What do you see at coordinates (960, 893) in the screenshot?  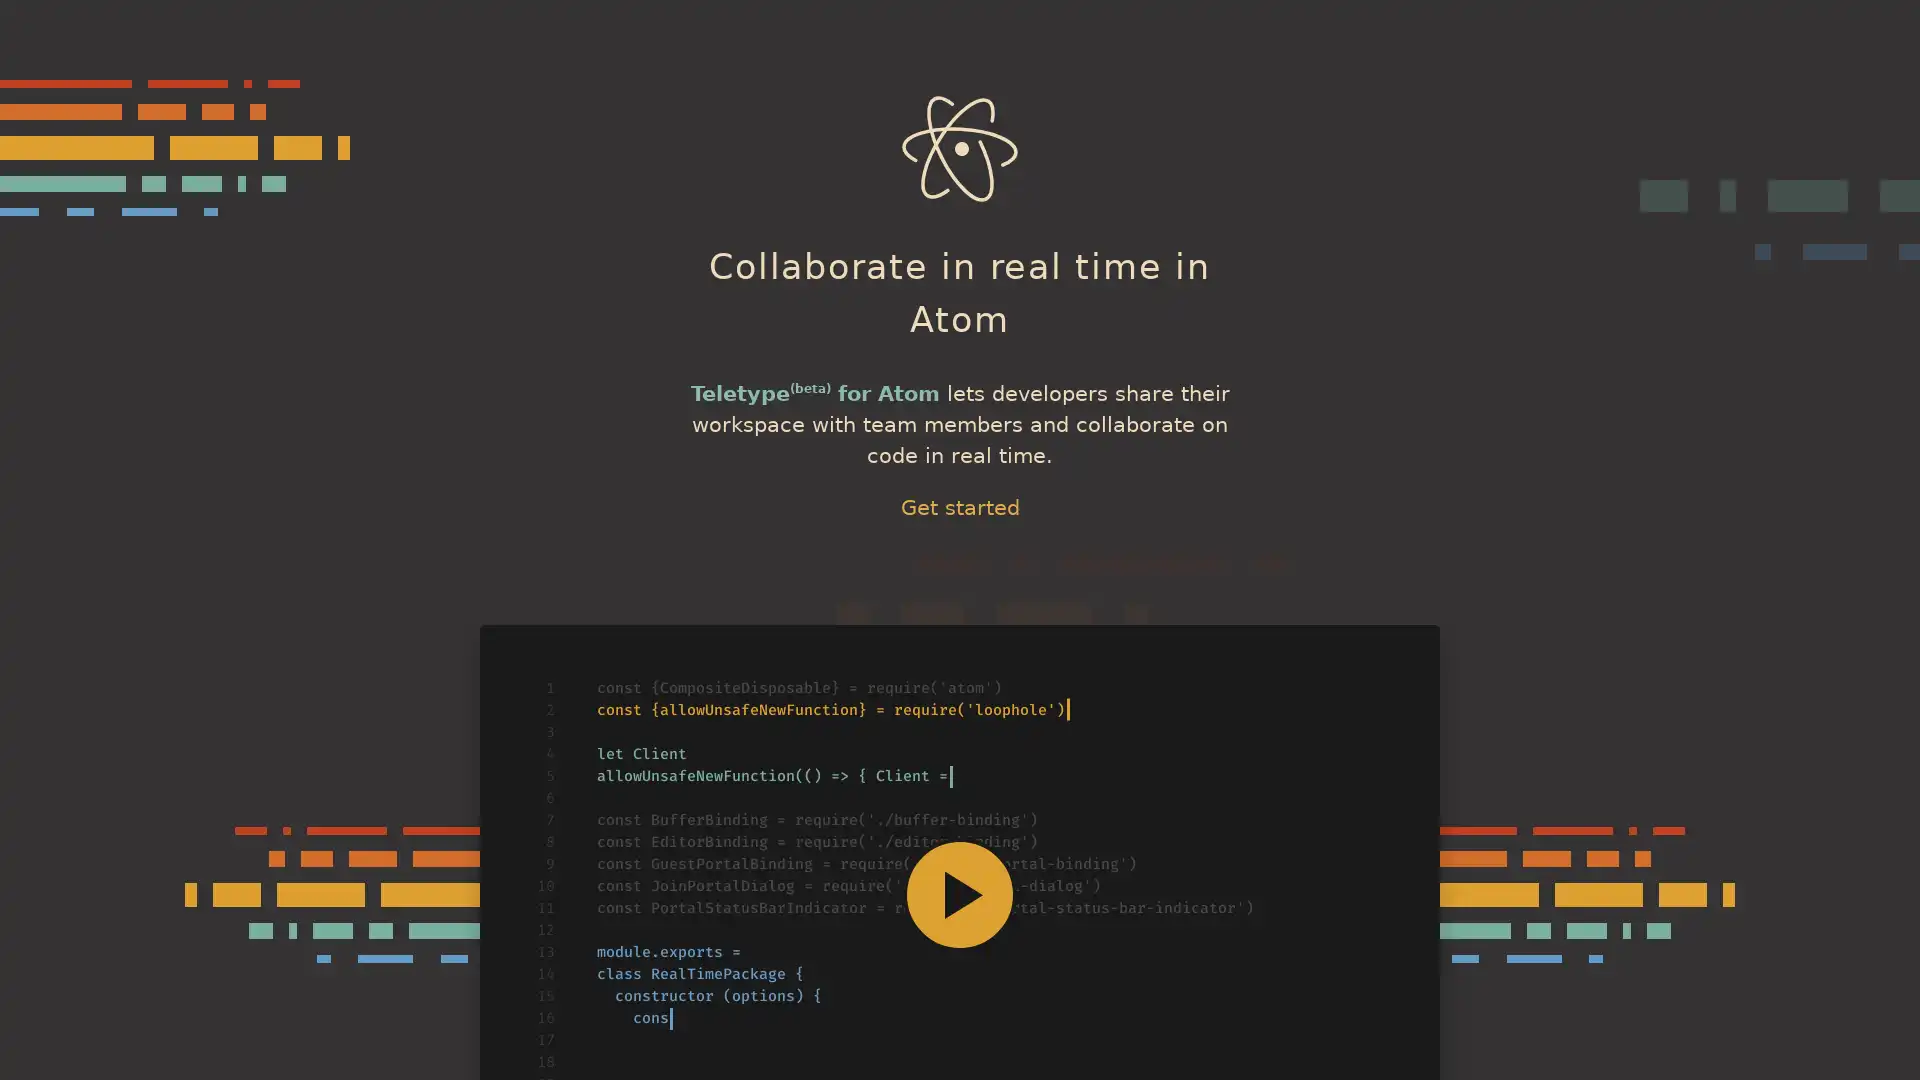 I see `Play video` at bounding box center [960, 893].